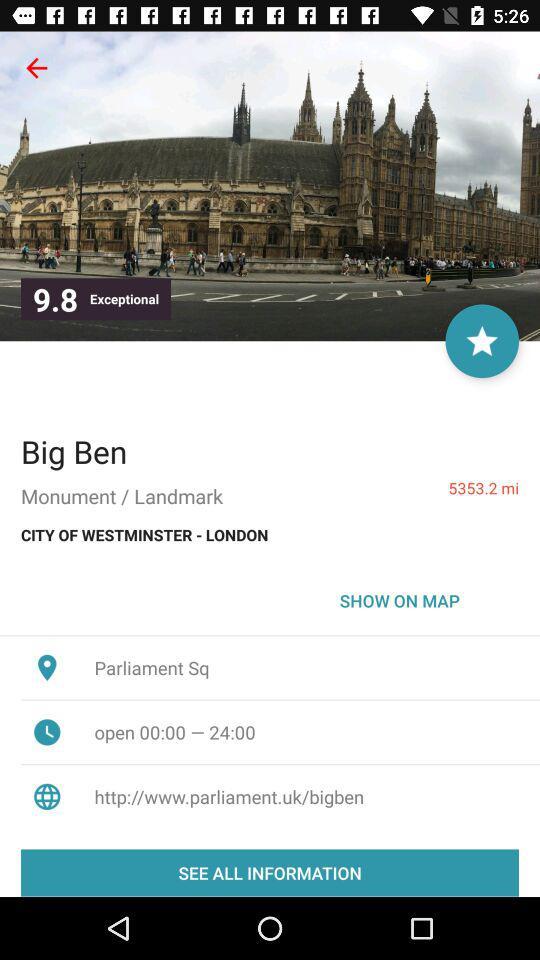 The height and width of the screenshot is (960, 540). Describe the element at coordinates (73, 451) in the screenshot. I see `big ben` at that location.